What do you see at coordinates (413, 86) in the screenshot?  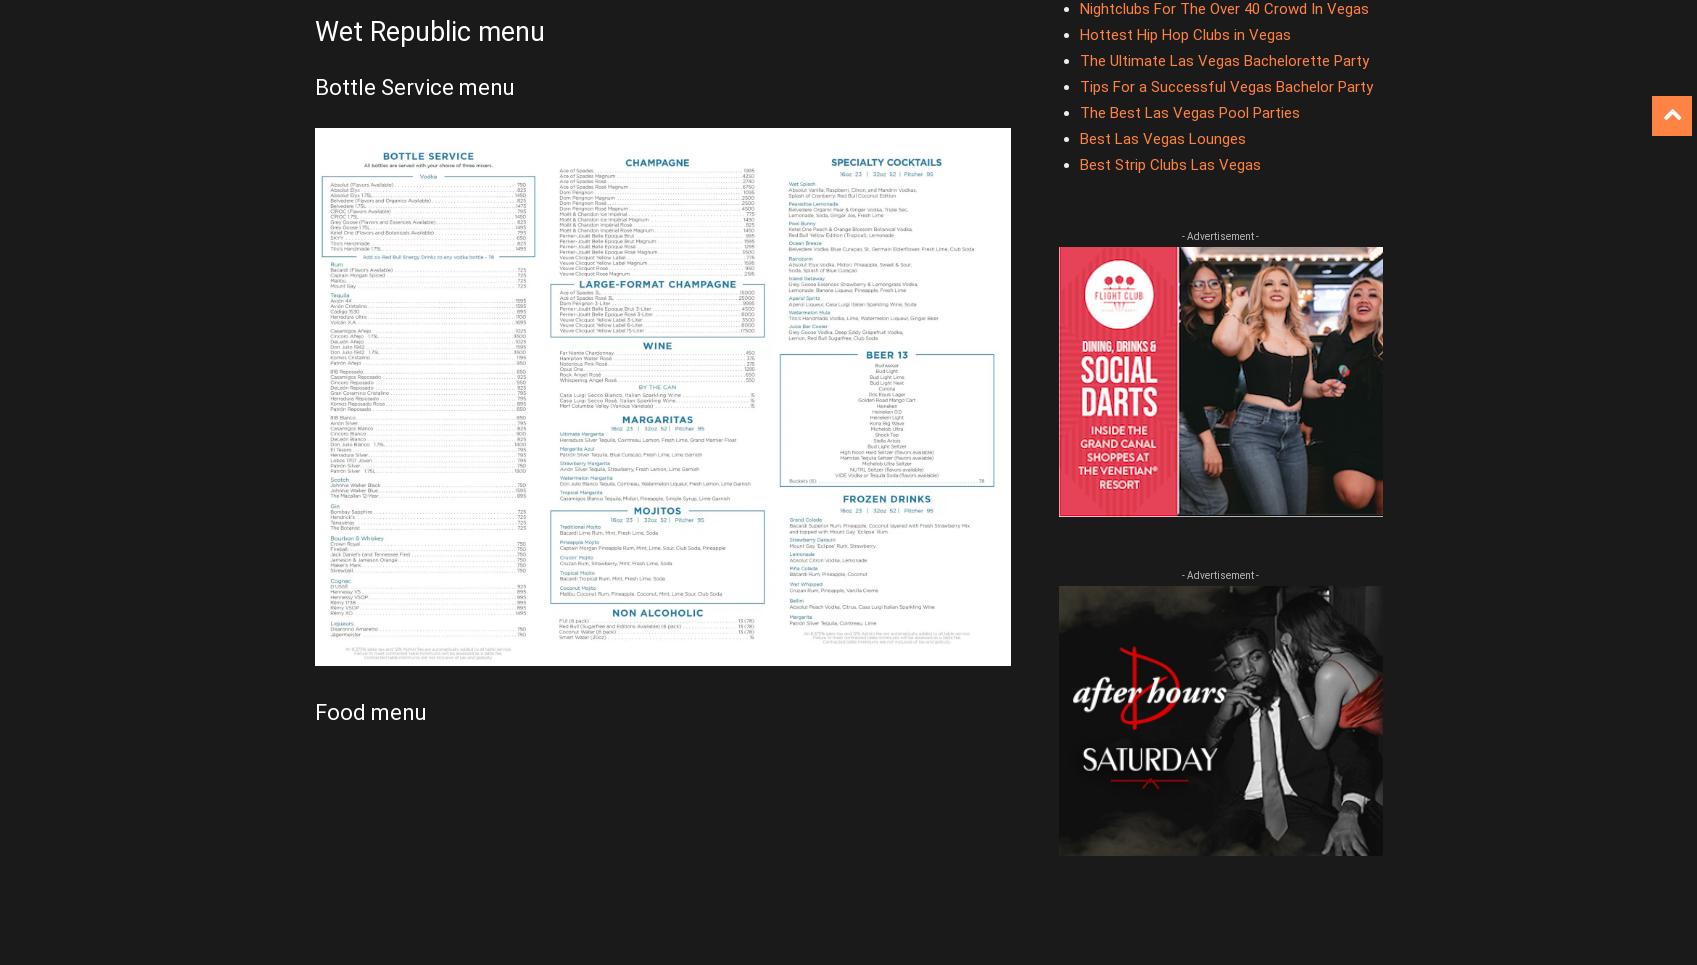 I see `'Bottle Service menu'` at bounding box center [413, 86].